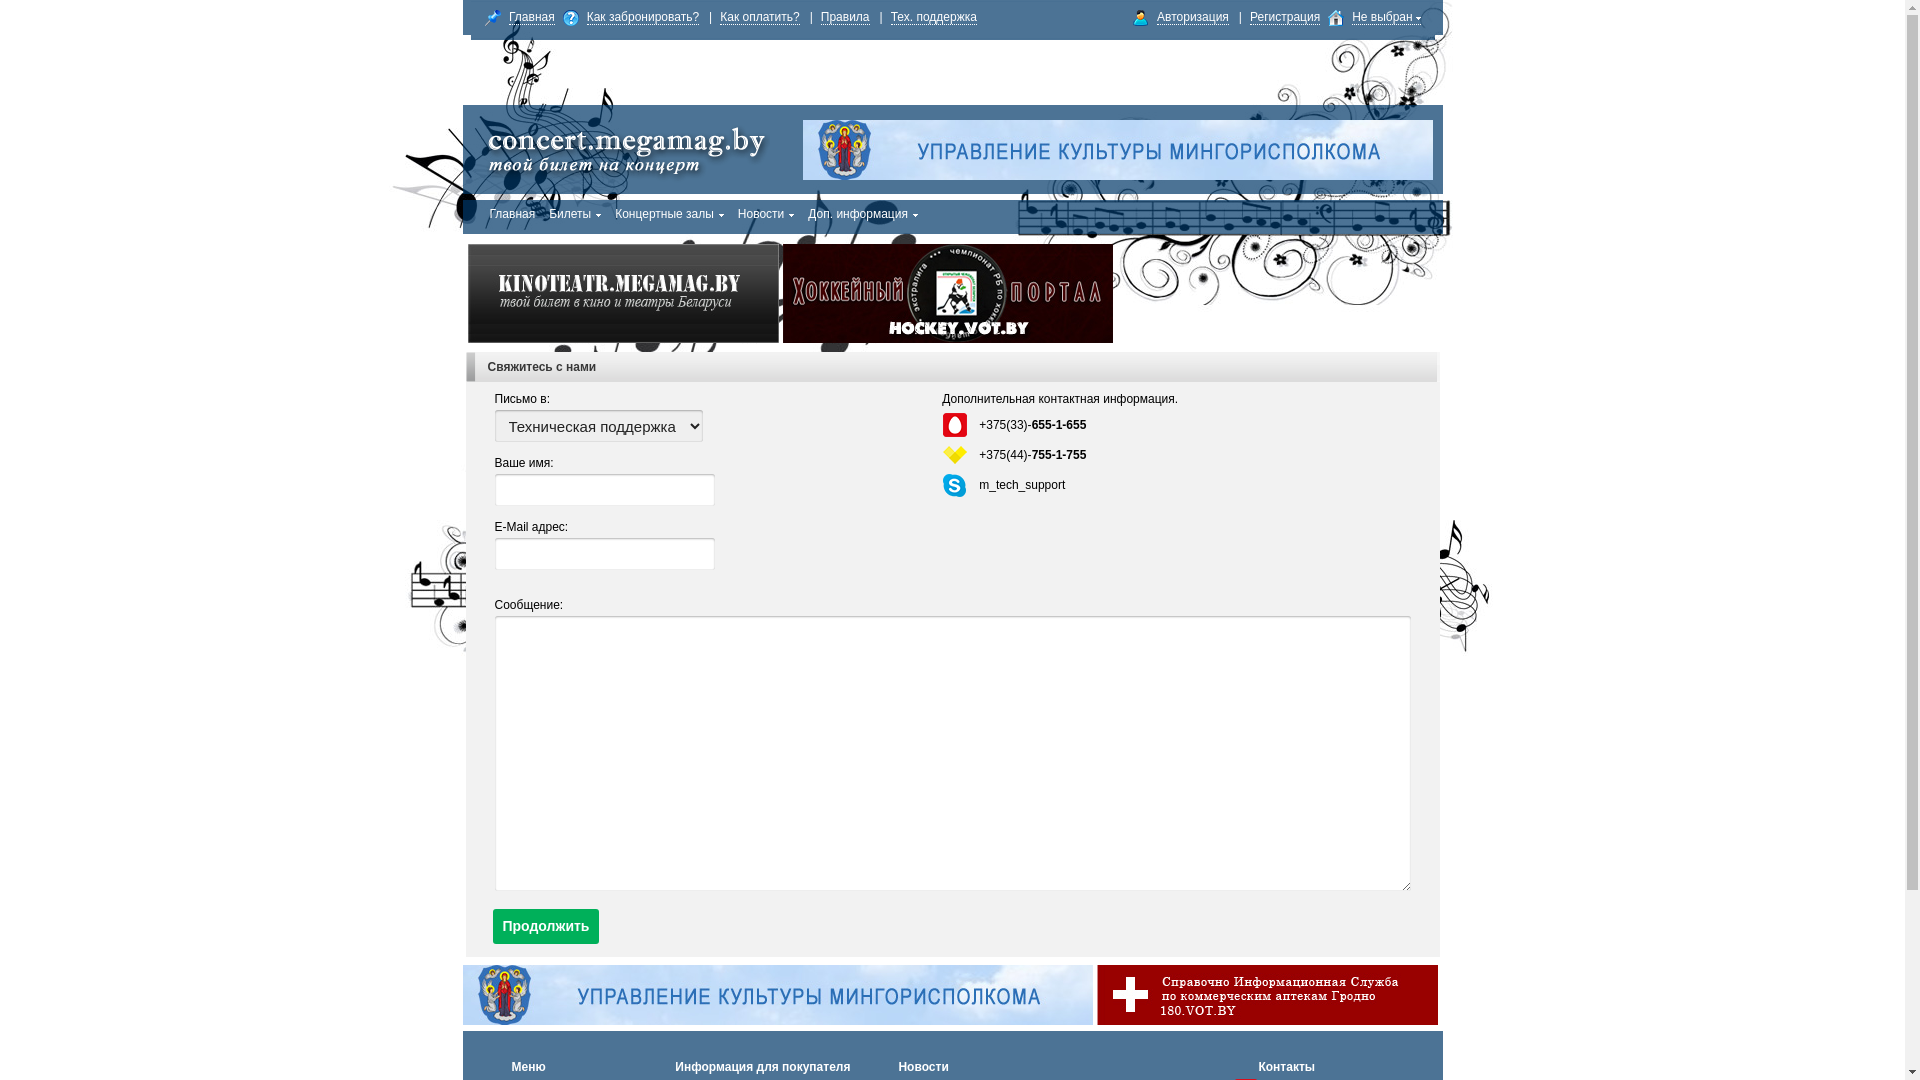 The image size is (1920, 1080). What do you see at coordinates (1022, 485) in the screenshot?
I see `'m_tech_support'` at bounding box center [1022, 485].